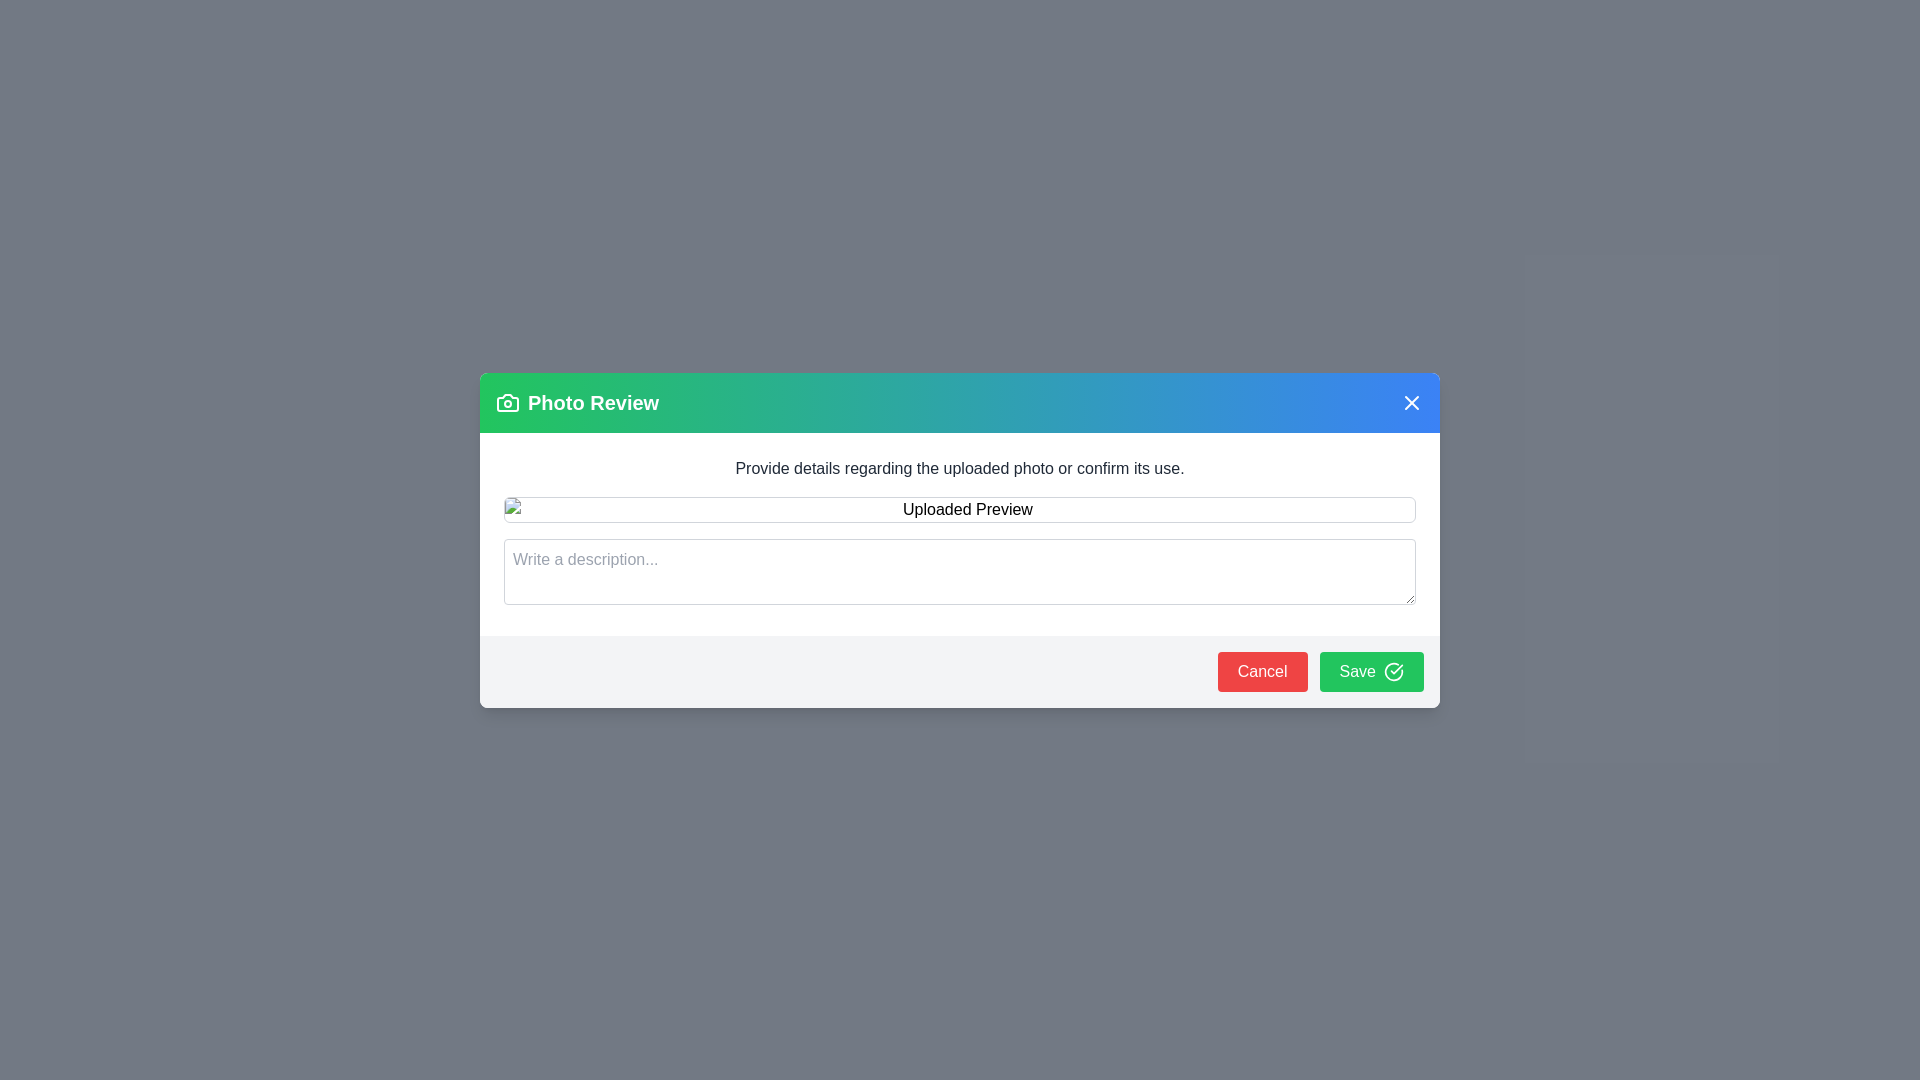 The image size is (1920, 1080). What do you see at coordinates (1261, 671) in the screenshot?
I see `the 'Cancel' button to observe its hover effect` at bounding box center [1261, 671].